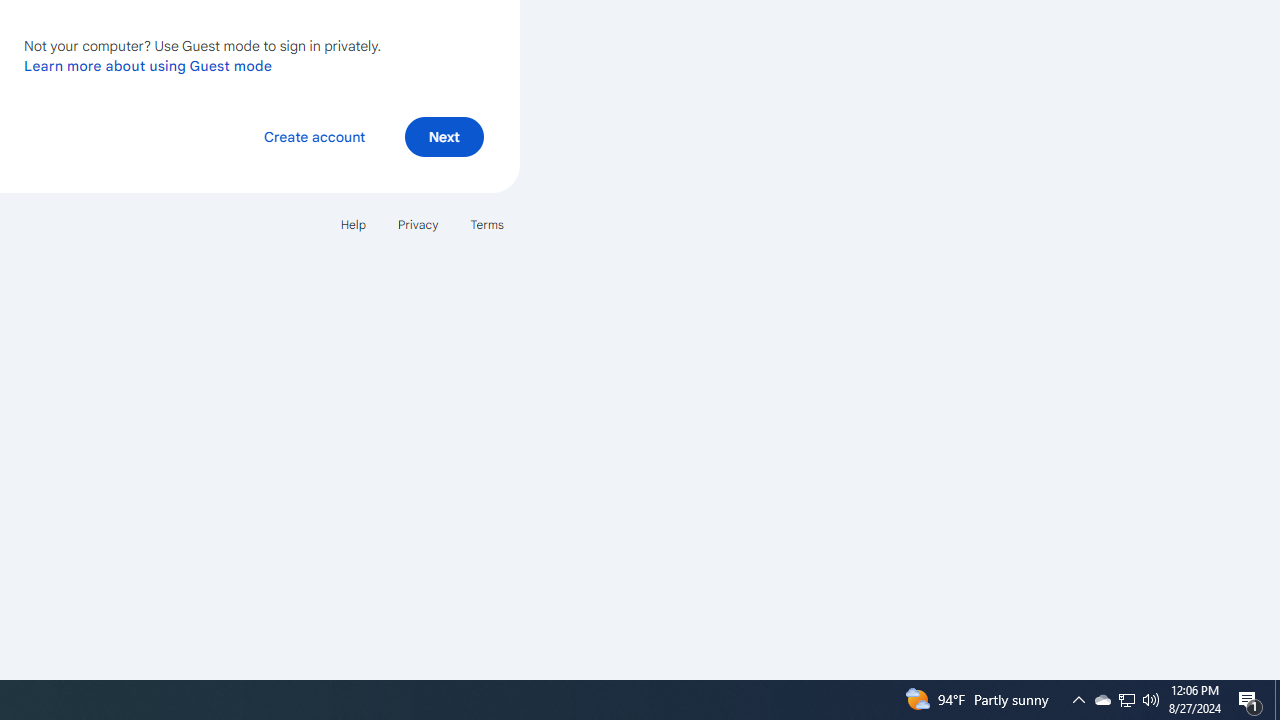 The width and height of the screenshot is (1280, 720). What do you see at coordinates (147, 64) in the screenshot?
I see `'Learn more about using Guest mode'` at bounding box center [147, 64].